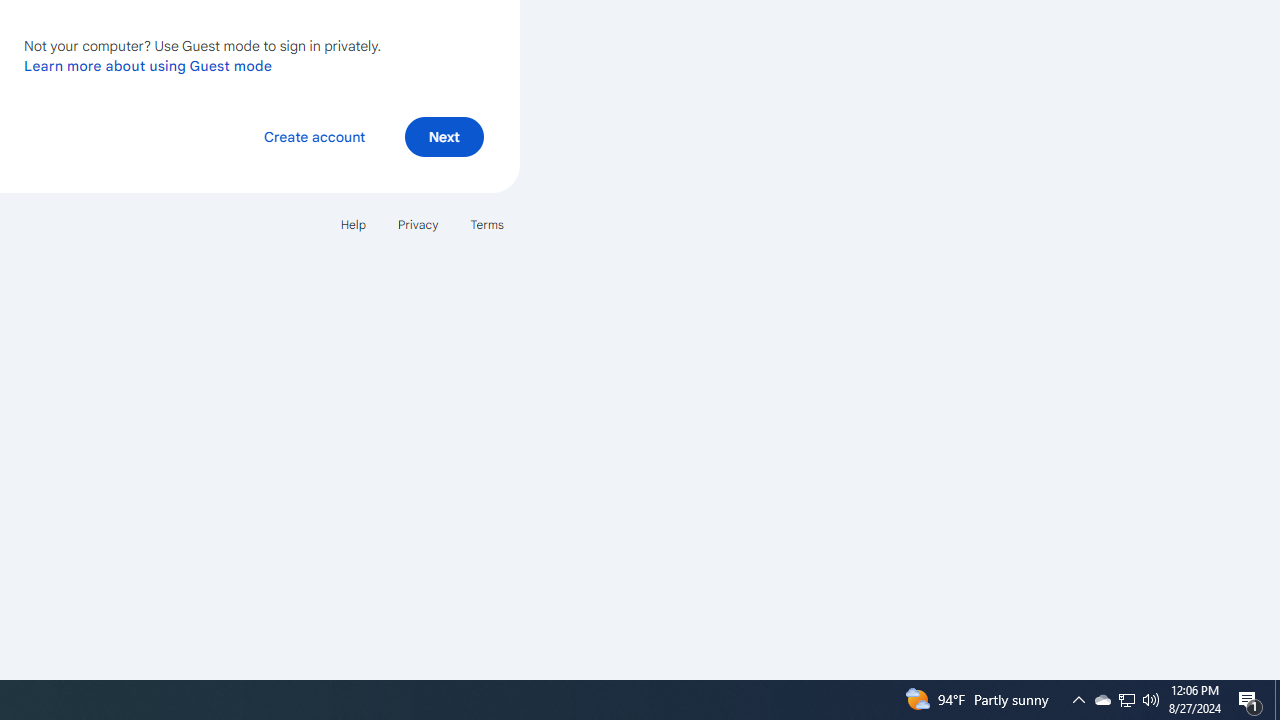 The width and height of the screenshot is (1280, 720). What do you see at coordinates (147, 64) in the screenshot?
I see `'Learn more about using Guest mode'` at bounding box center [147, 64].